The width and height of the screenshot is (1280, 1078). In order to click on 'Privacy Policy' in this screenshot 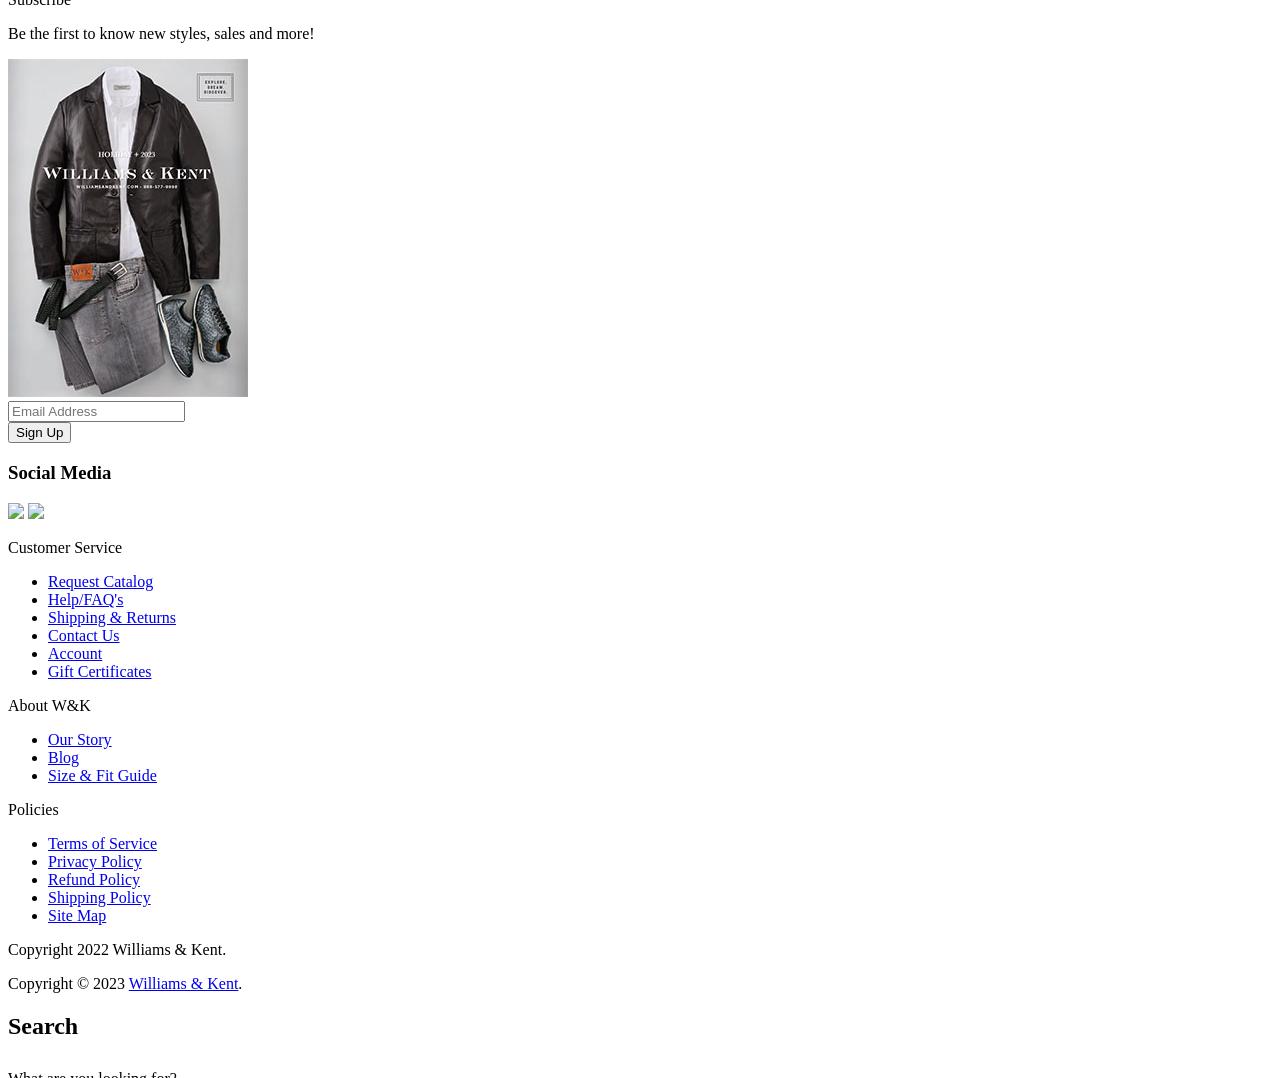, I will do `click(93, 859)`.